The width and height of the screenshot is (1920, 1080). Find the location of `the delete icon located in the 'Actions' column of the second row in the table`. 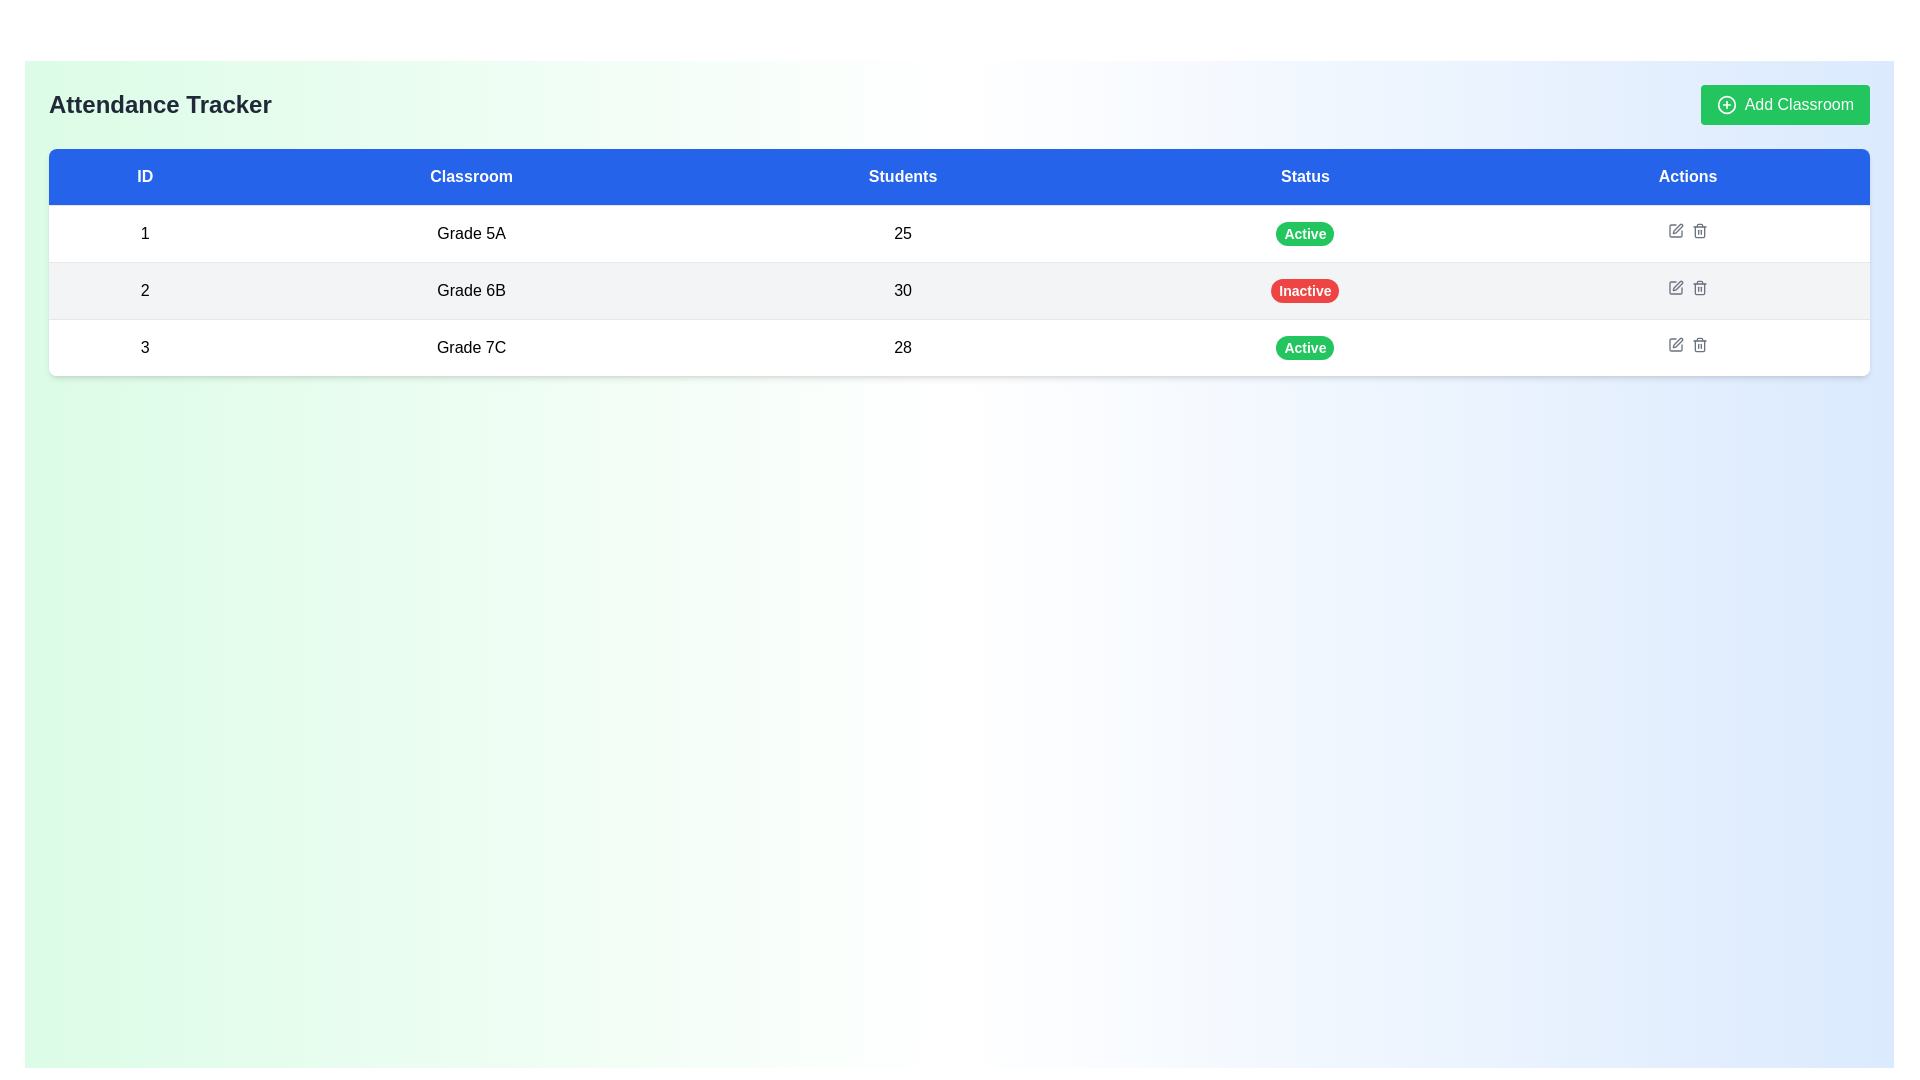

the delete icon located in the 'Actions' column of the second row in the table is located at coordinates (1698, 230).